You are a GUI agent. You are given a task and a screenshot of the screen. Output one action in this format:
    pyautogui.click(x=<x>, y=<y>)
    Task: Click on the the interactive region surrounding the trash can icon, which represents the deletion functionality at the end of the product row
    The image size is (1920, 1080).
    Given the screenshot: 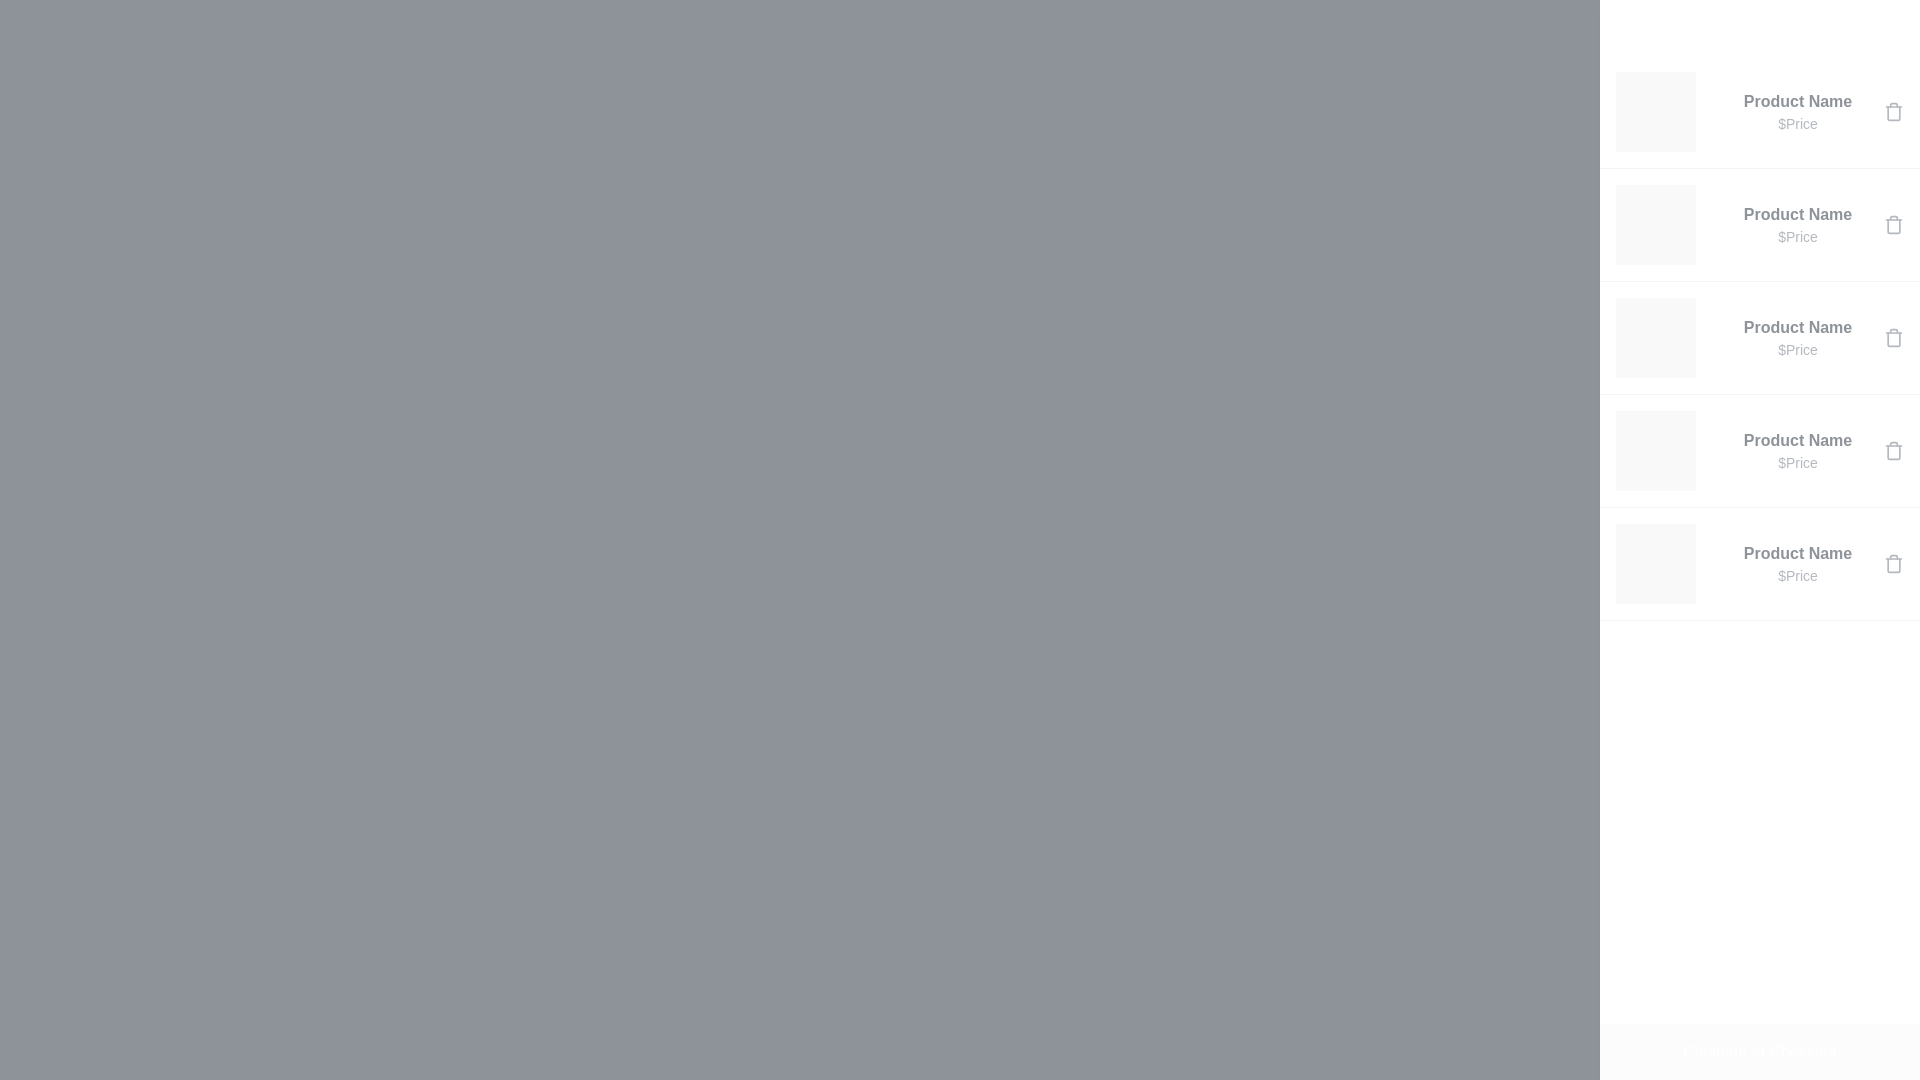 What is the action you would take?
    pyautogui.click(x=1893, y=112)
    